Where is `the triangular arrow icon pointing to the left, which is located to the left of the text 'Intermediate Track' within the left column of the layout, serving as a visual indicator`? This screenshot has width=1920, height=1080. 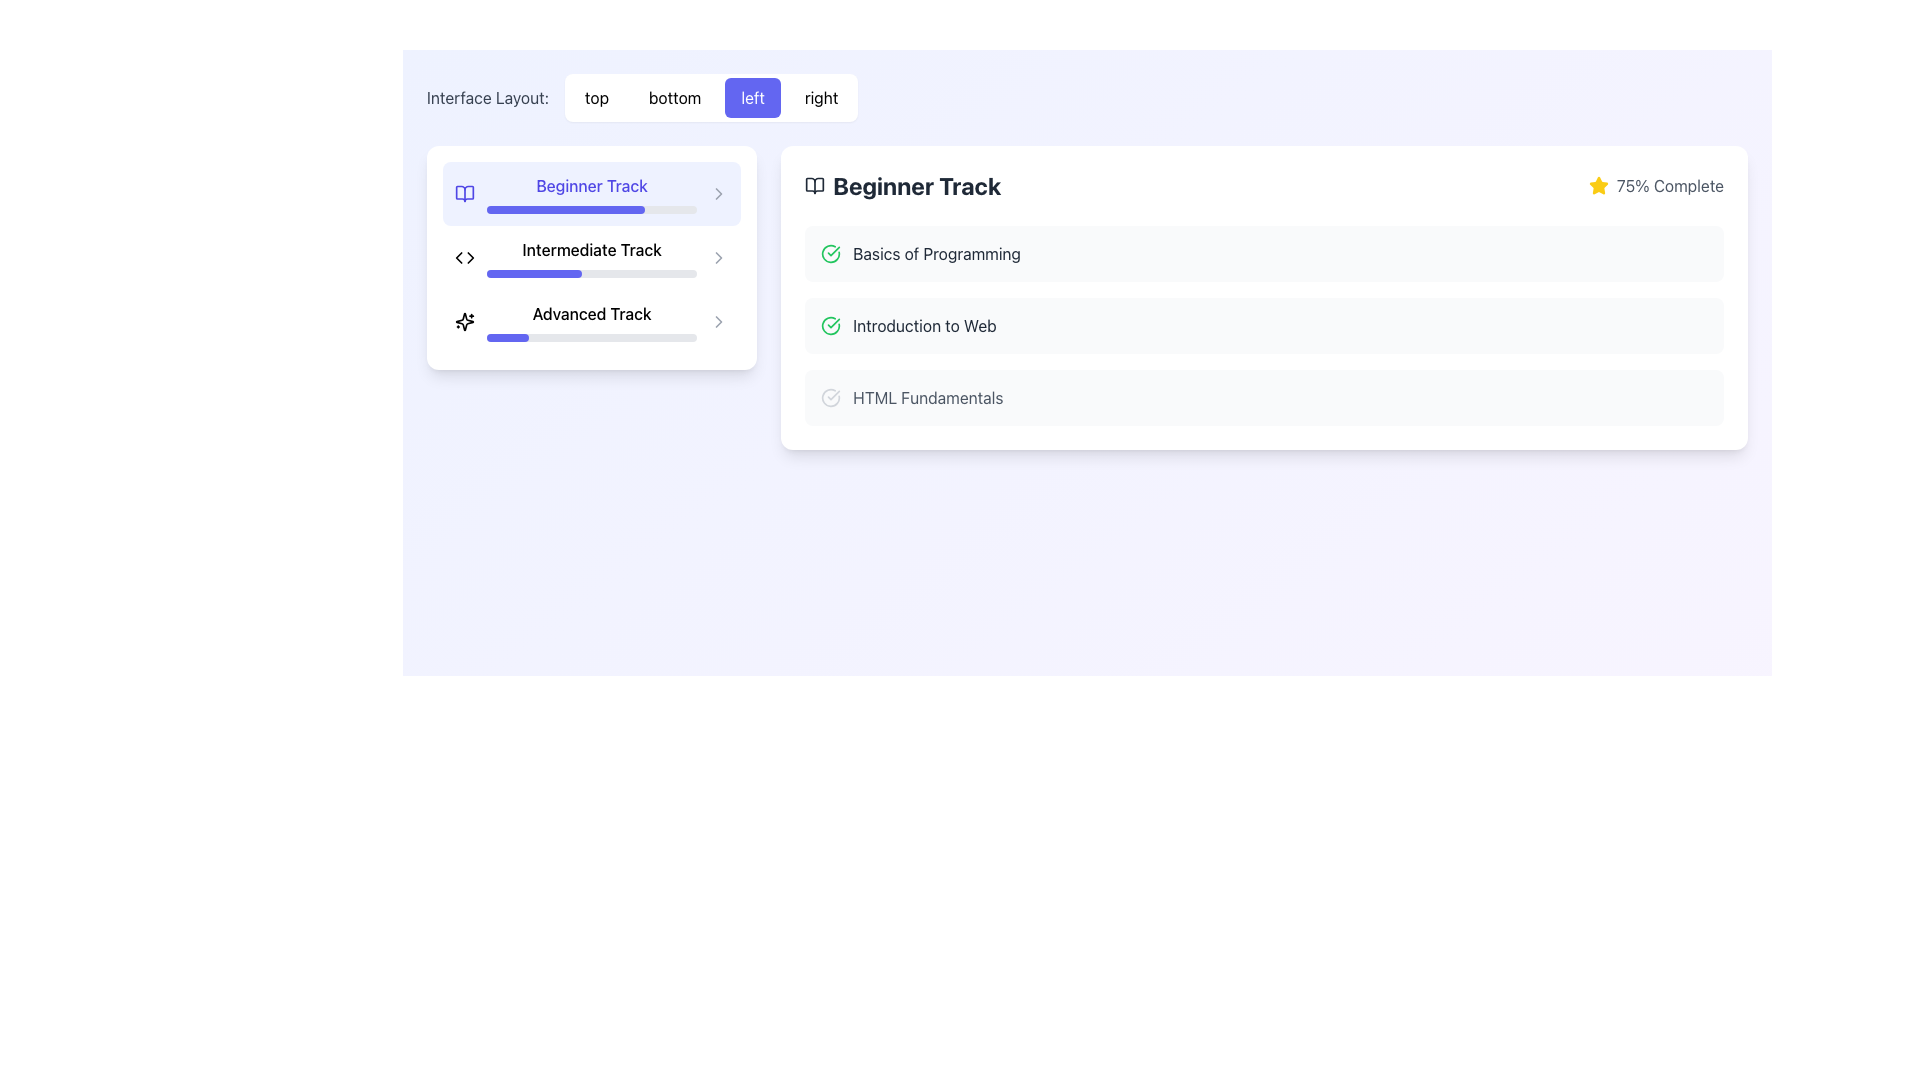 the triangular arrow icon pointing to the left, which is located to the left of the text 'Intermediate Track' within the left column of the layout, serving as a visual indicator is located at coordinates (469, 257).